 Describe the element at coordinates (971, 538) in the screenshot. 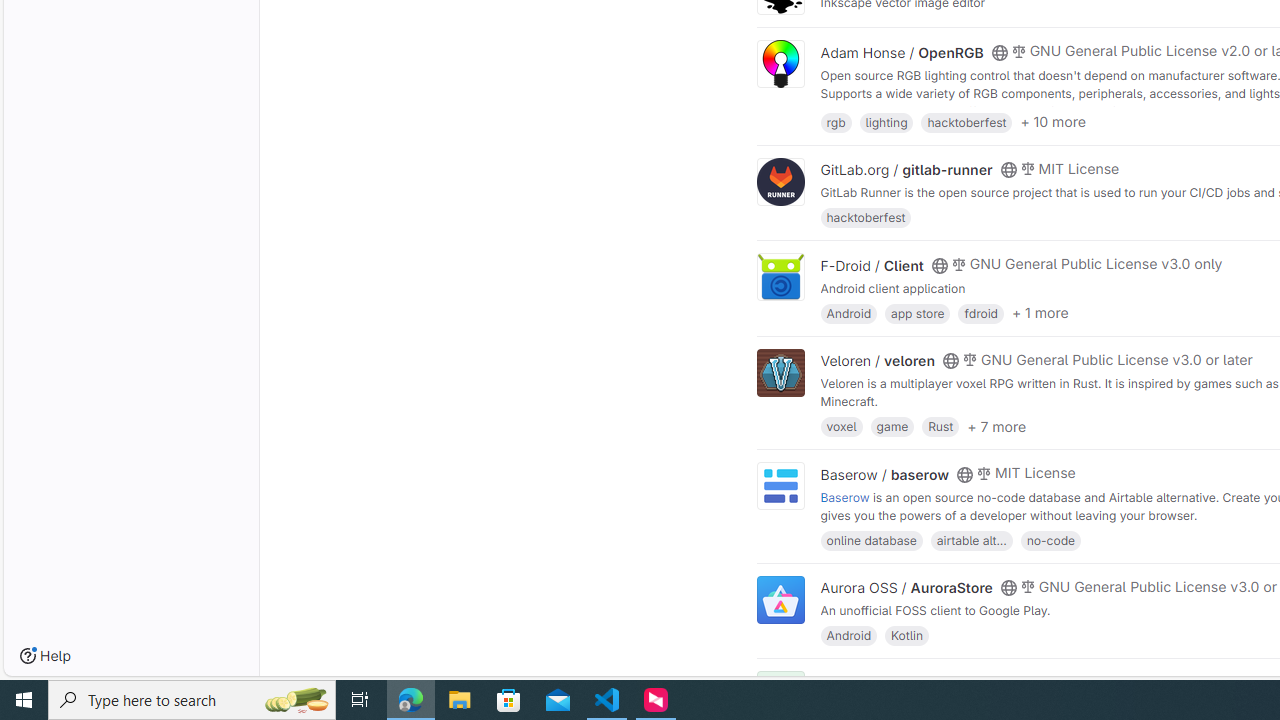

I see `'airtable alt...'` at that location.